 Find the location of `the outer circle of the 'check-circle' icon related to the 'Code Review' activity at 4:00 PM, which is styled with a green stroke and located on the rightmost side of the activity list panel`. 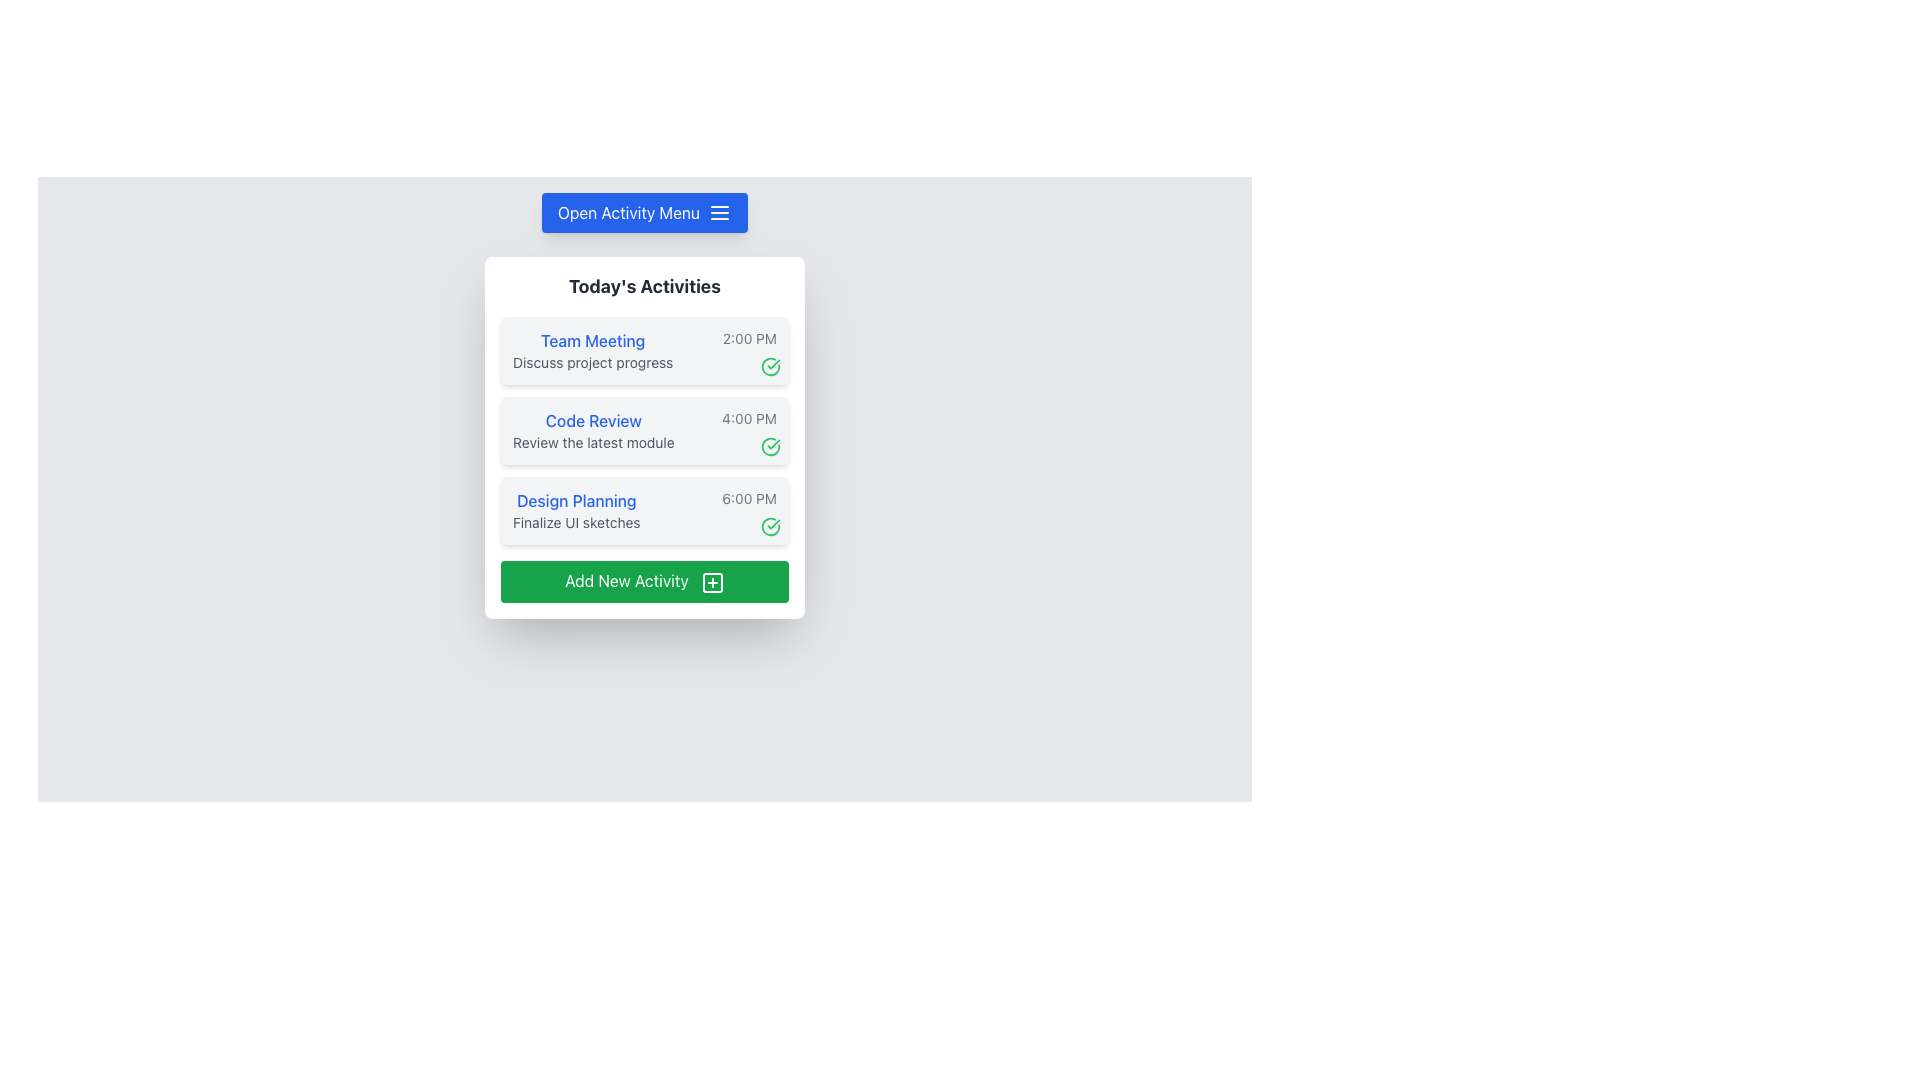

the outer circle of the 'check-circle' icon related to the 'Code Review' activity at 4:00 PM, which is styled with a green stroke and located on the rightmost side of the activity list panel is located at coordinates (770, 526).